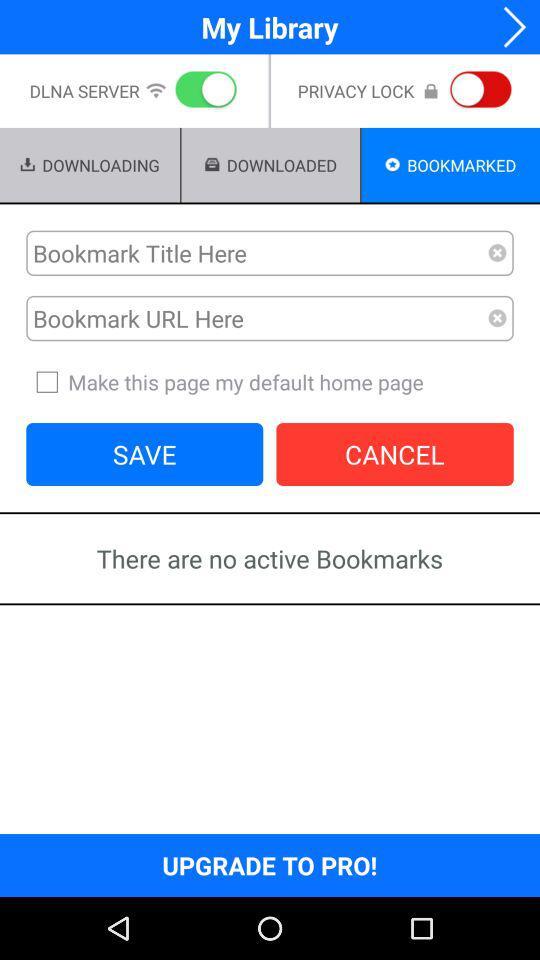 The image size is (540, 960). What do you see at coordinates (508, 26) in the screenshot?
I see `app to the right of my library app` at bounding box center [508, 26].